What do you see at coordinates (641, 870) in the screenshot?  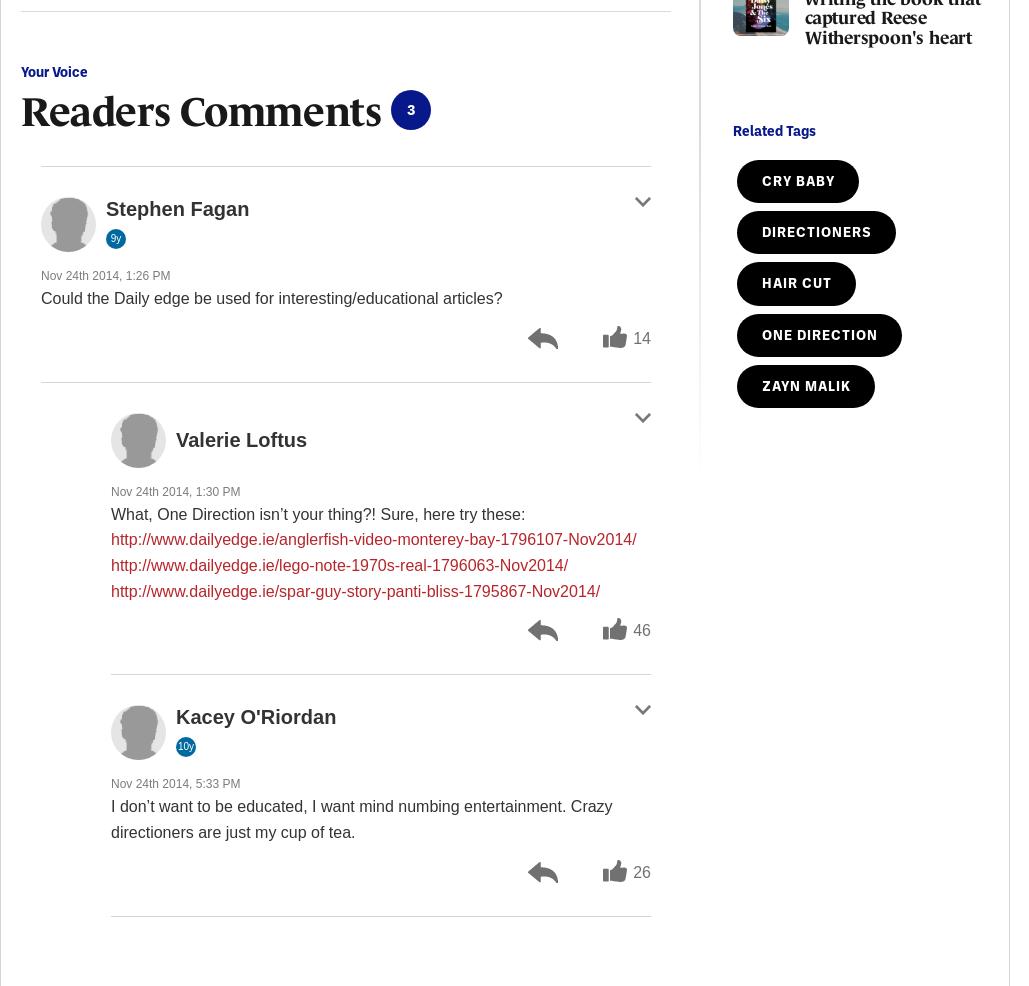 I see `'26'` at bounding box center [641, 870].